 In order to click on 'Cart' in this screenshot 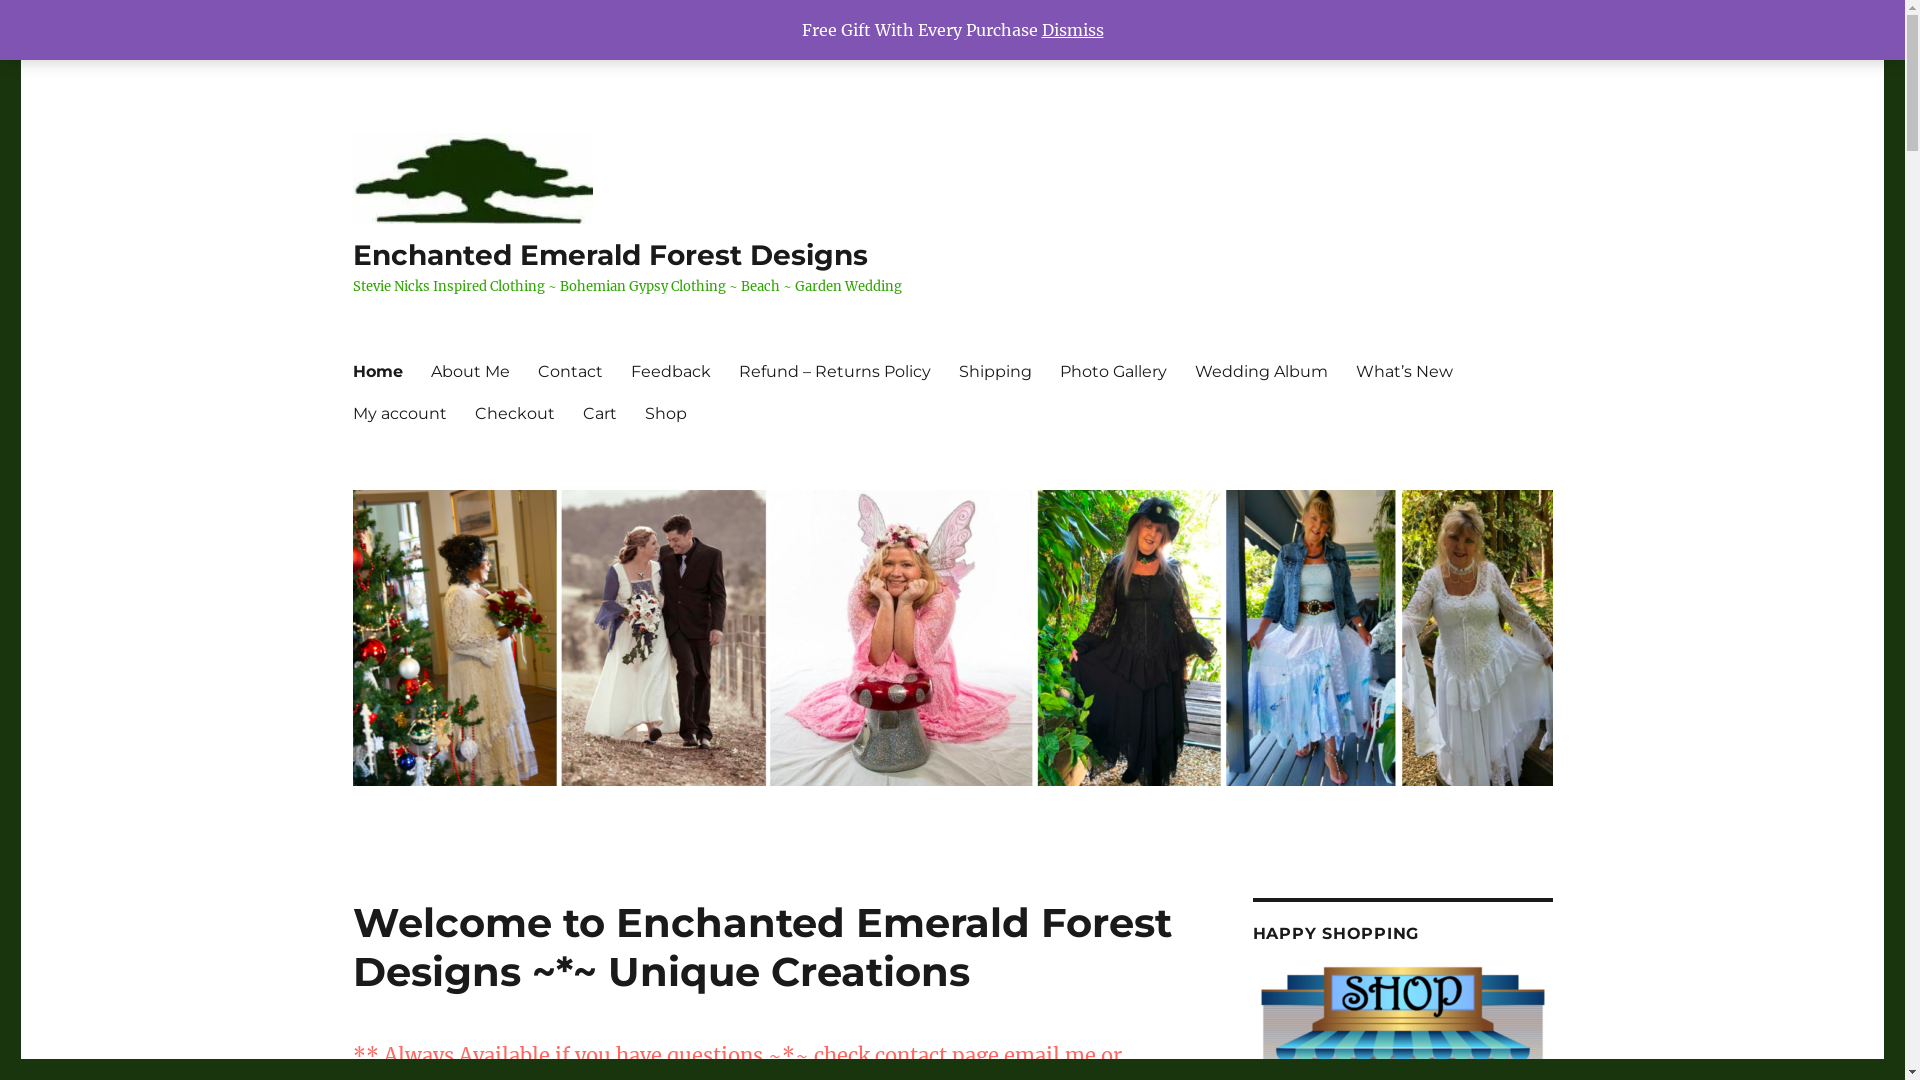, I will do `click(598, 411)`.